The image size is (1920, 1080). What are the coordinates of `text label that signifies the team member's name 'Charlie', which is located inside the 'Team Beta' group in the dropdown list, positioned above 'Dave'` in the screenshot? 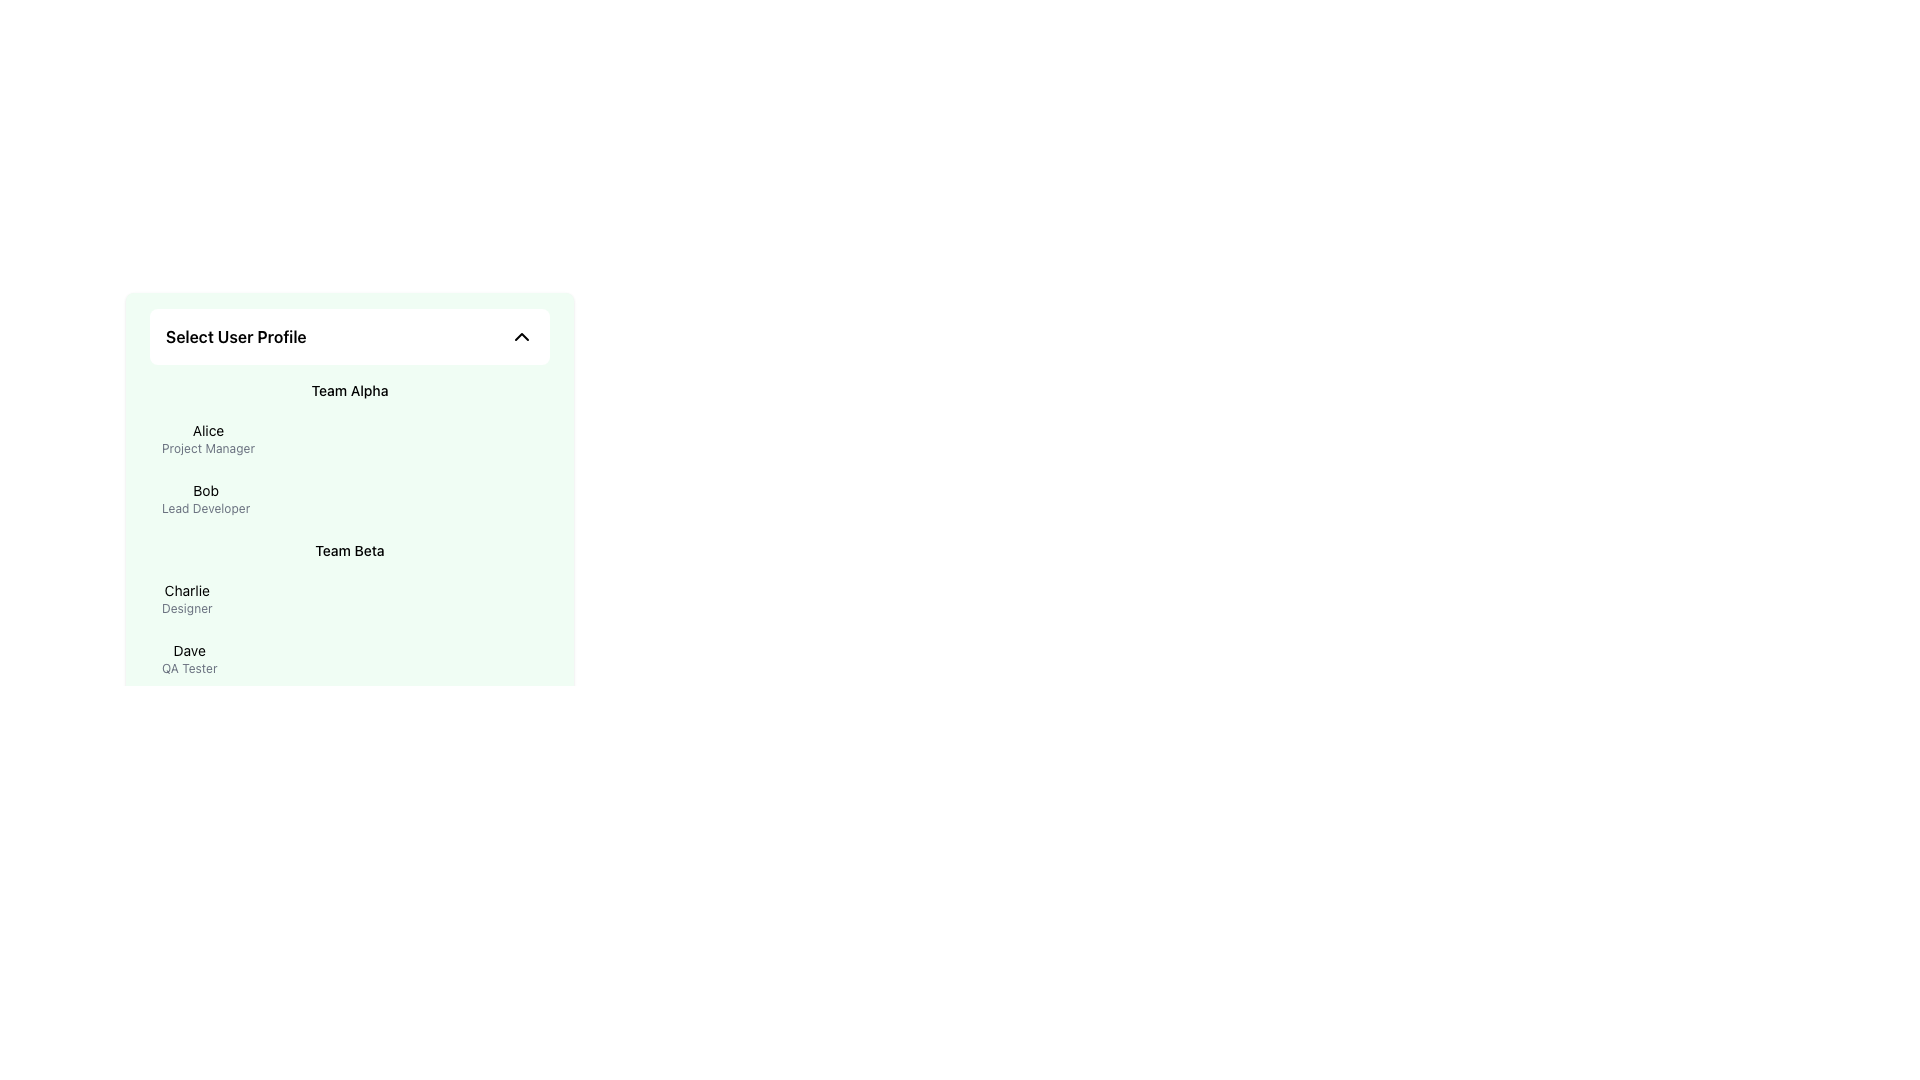 It's located at (187, 589).